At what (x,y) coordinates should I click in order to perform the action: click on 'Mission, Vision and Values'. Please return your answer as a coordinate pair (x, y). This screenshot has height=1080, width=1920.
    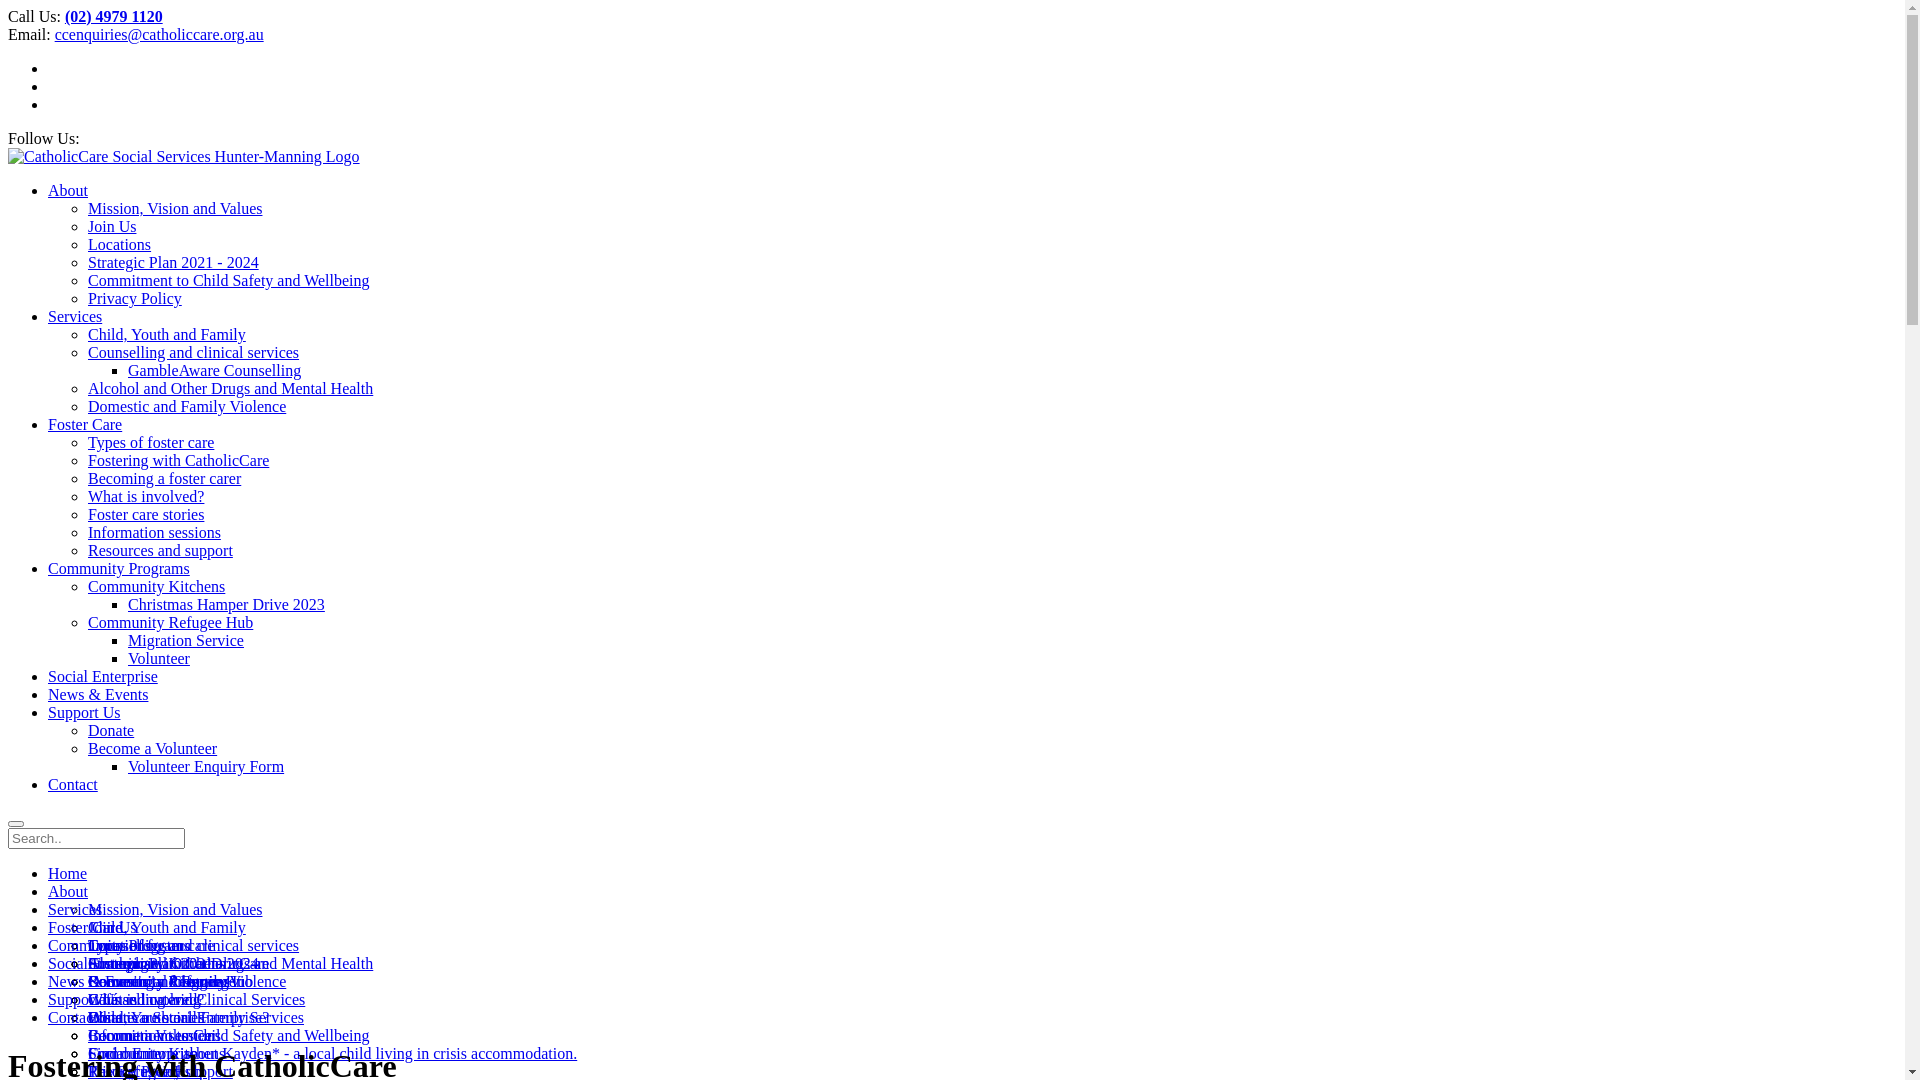
    Looking at the image, I should click on (174, 909).